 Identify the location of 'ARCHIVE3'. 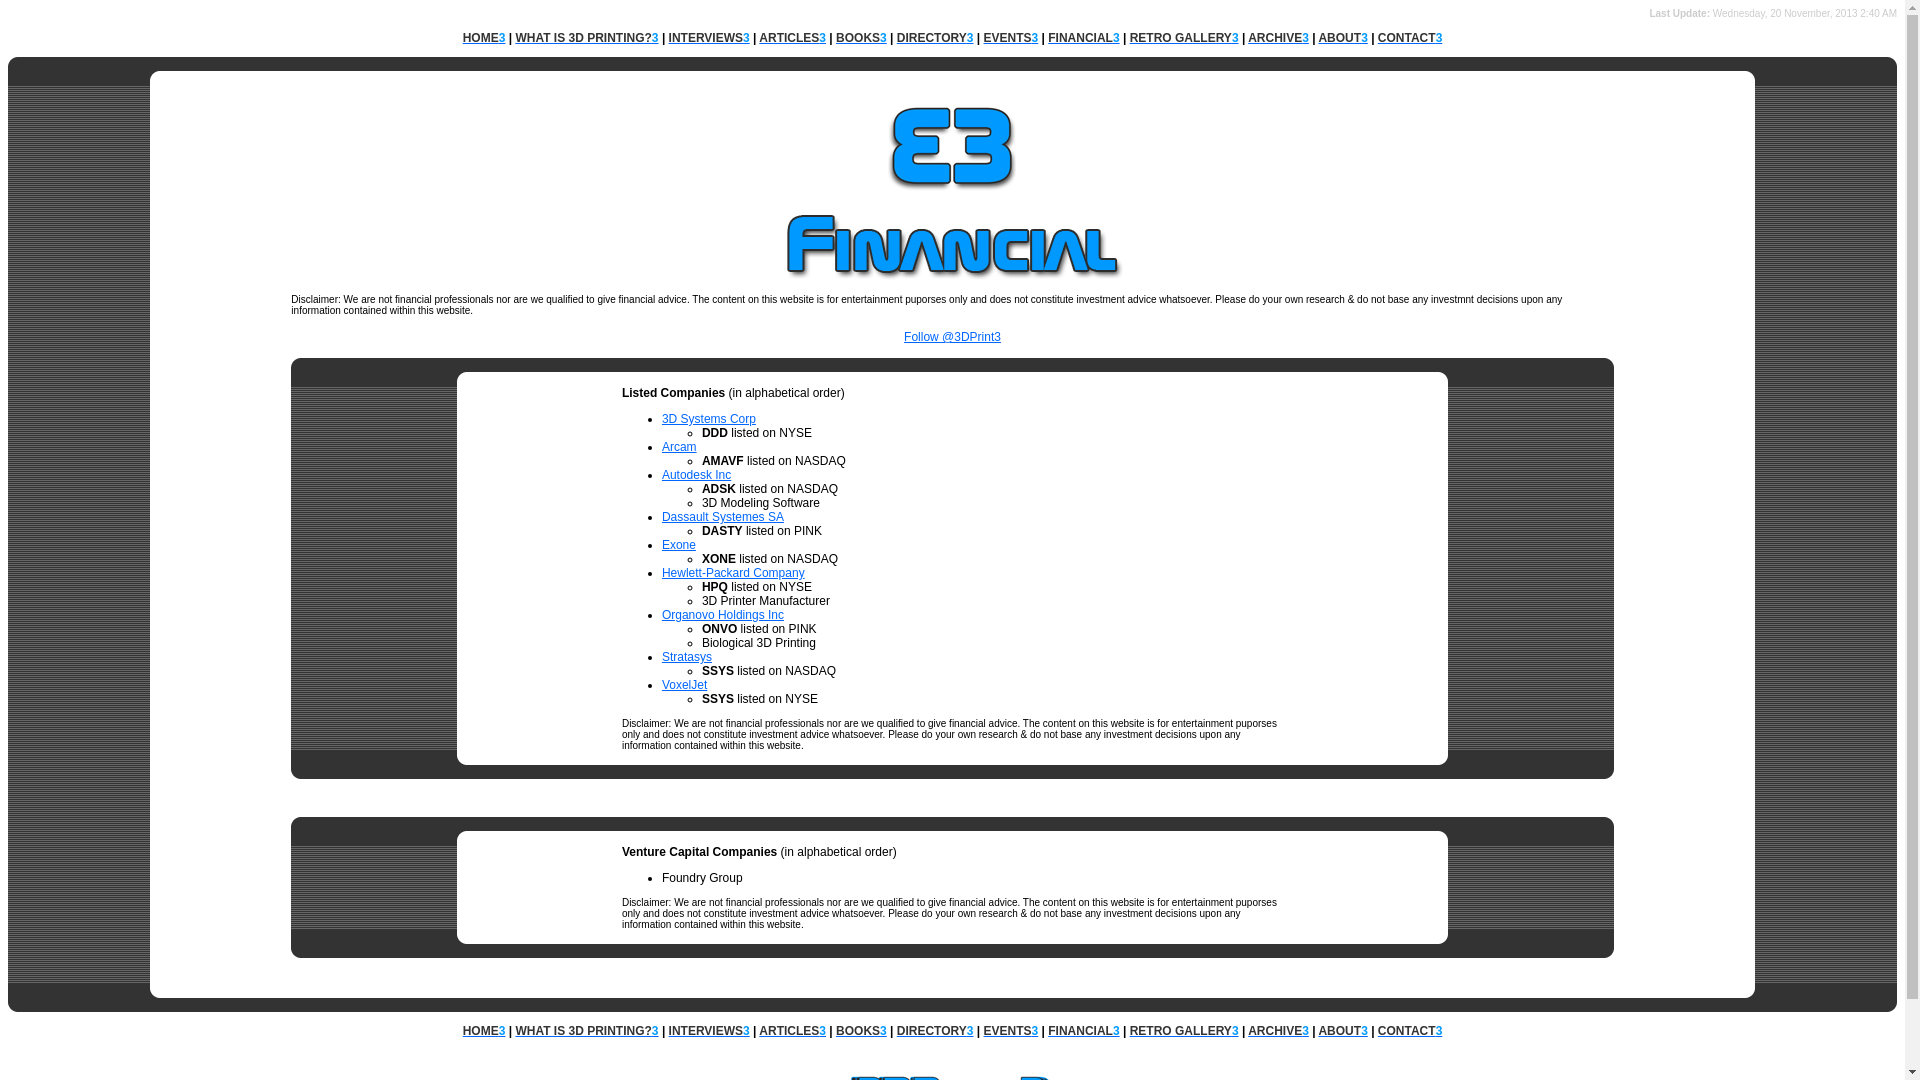
(1247, 1030).